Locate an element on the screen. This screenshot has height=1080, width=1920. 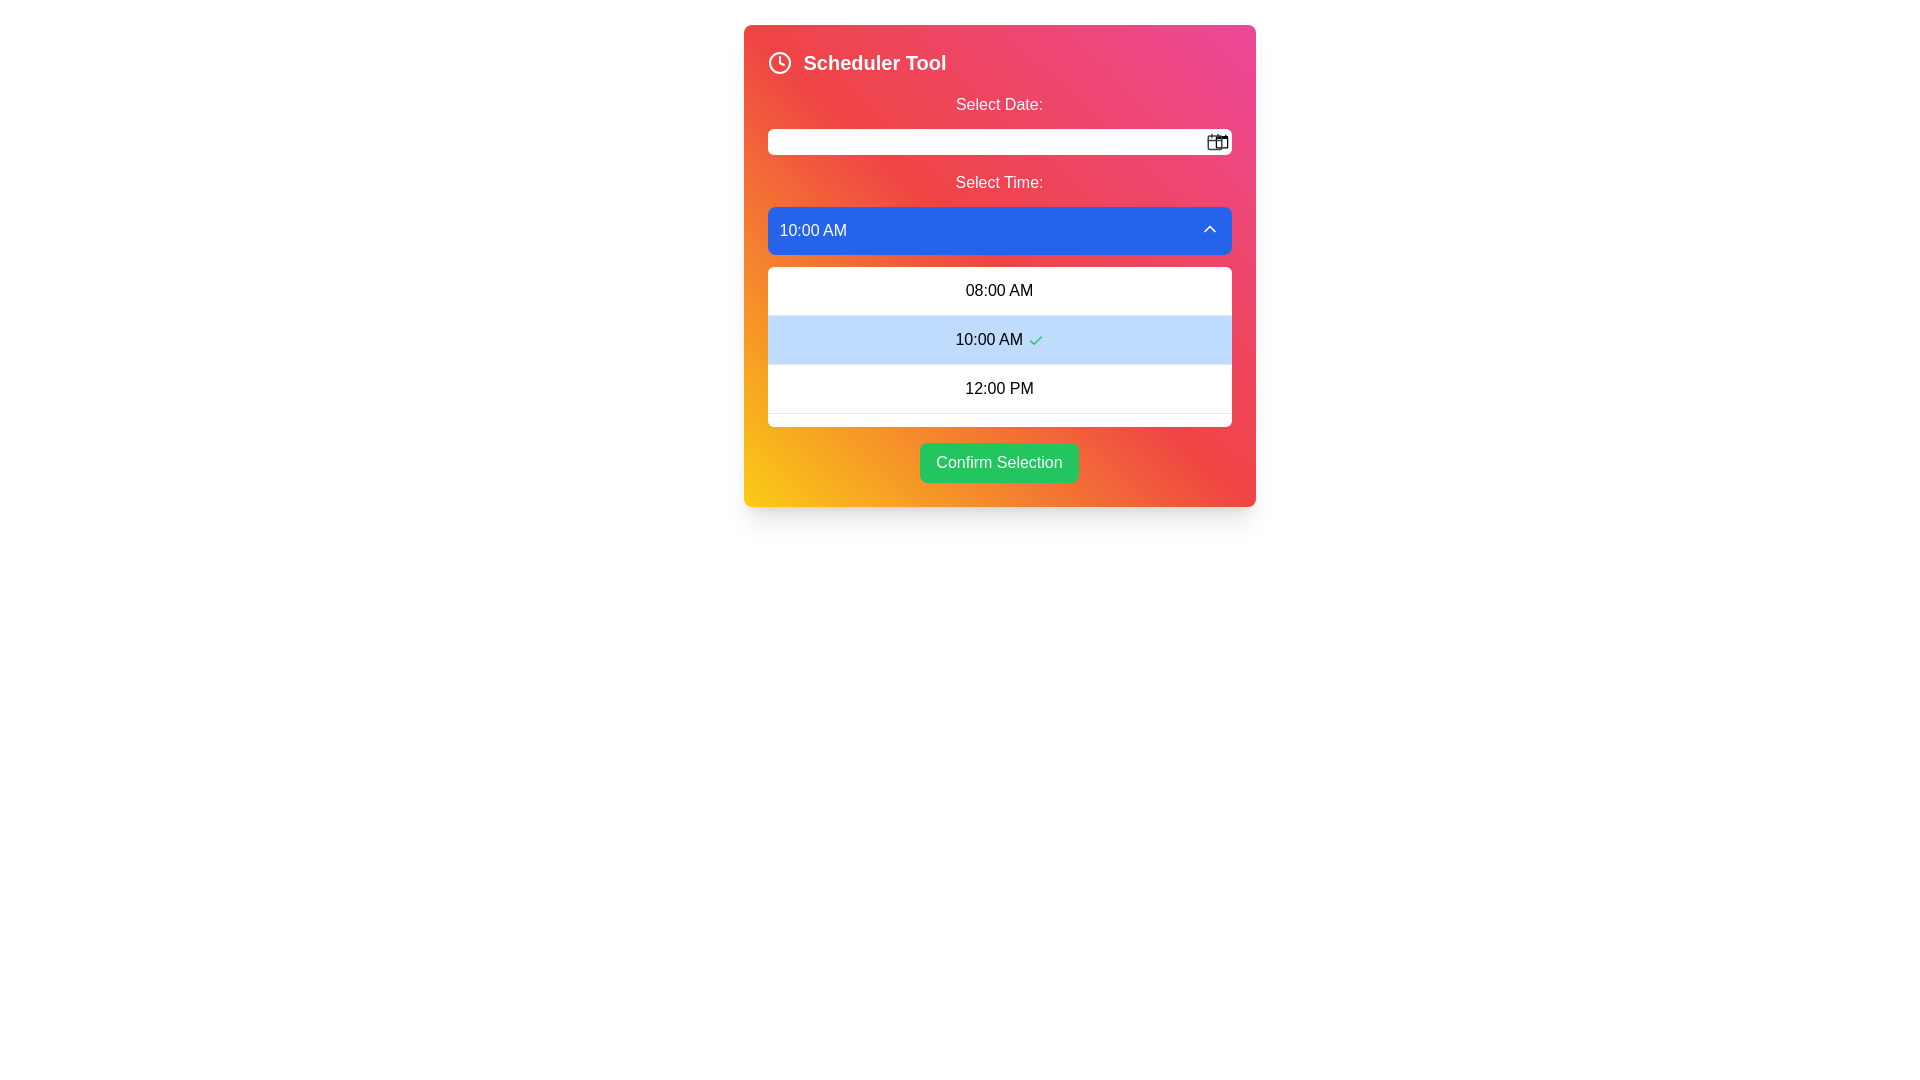
the selectable list item displaying '08:00 AM' is located at coordinates (999, 299).